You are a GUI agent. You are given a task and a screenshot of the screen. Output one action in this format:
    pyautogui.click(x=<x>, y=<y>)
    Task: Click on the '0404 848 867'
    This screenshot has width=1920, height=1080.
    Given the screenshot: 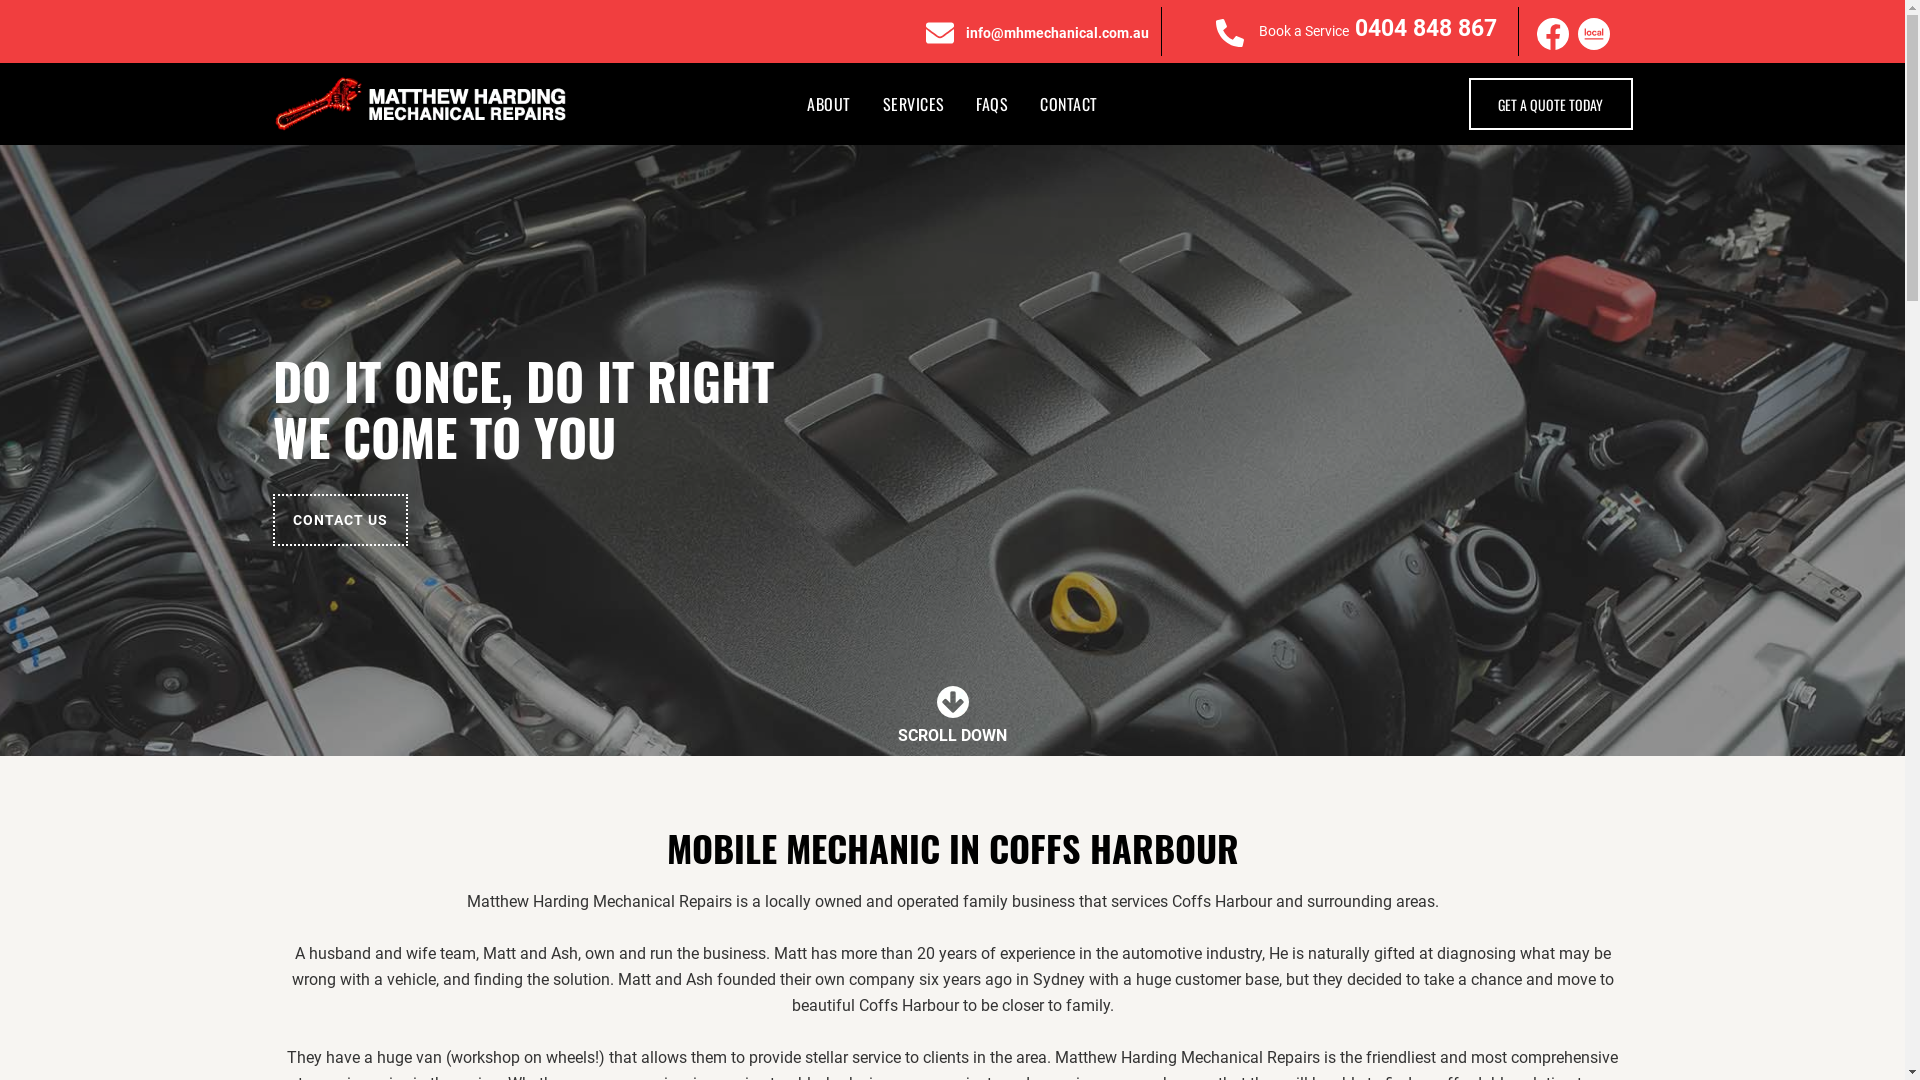 What is the action you would take?
    pyautogui.click(x=1424, y=28)
    